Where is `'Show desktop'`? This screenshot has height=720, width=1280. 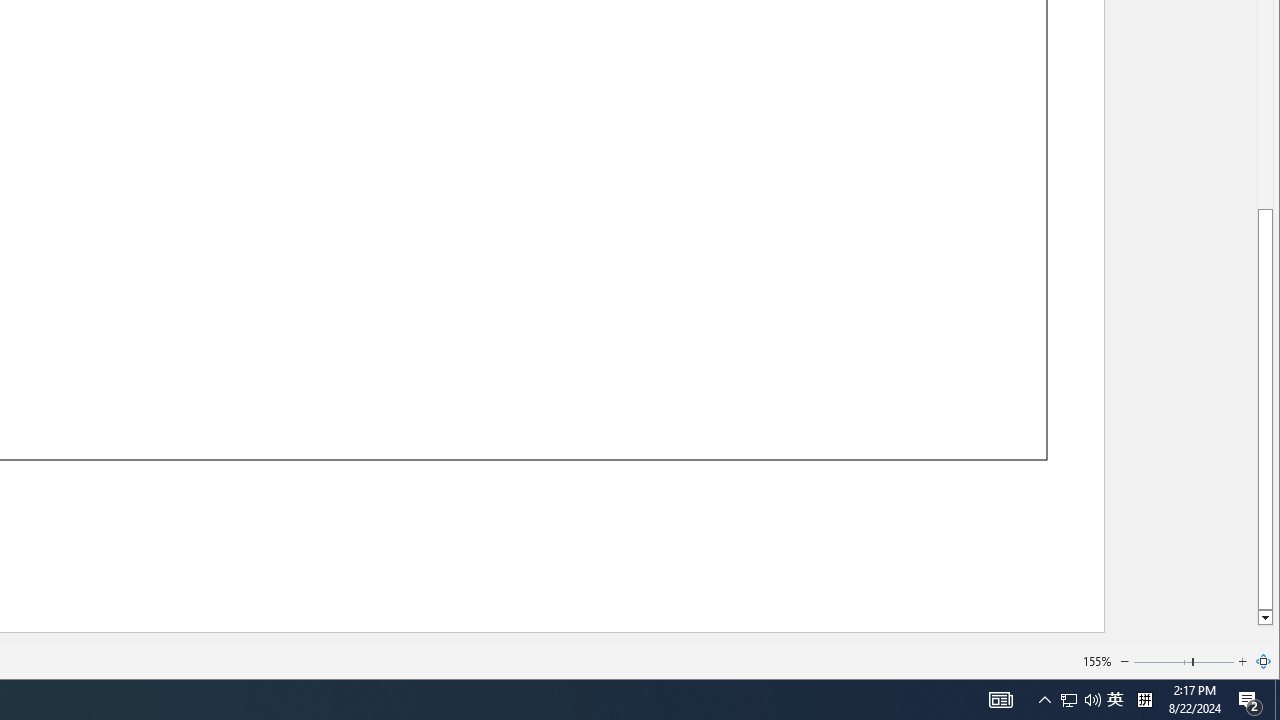
'Show desktop' is located at coordinates (1276, 698).